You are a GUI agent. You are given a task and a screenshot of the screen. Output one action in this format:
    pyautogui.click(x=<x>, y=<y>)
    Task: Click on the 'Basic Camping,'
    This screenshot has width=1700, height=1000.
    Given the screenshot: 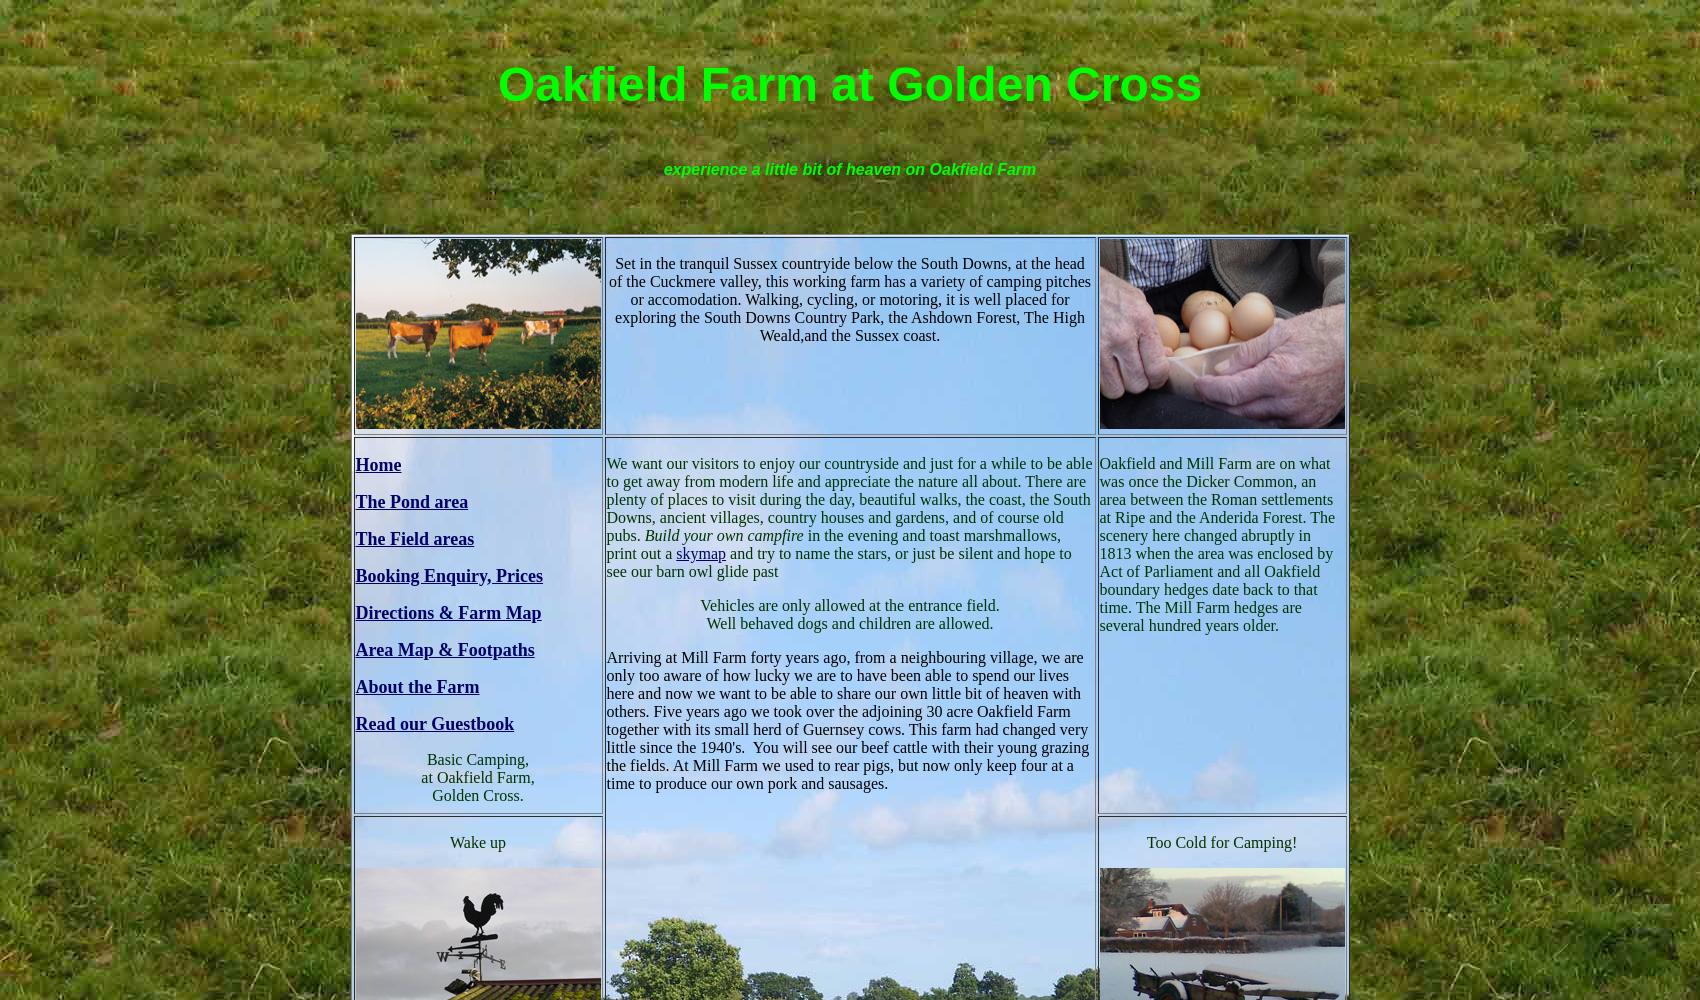 What is the action you would take?
    pyautogui.click(x=477, y=758)
    